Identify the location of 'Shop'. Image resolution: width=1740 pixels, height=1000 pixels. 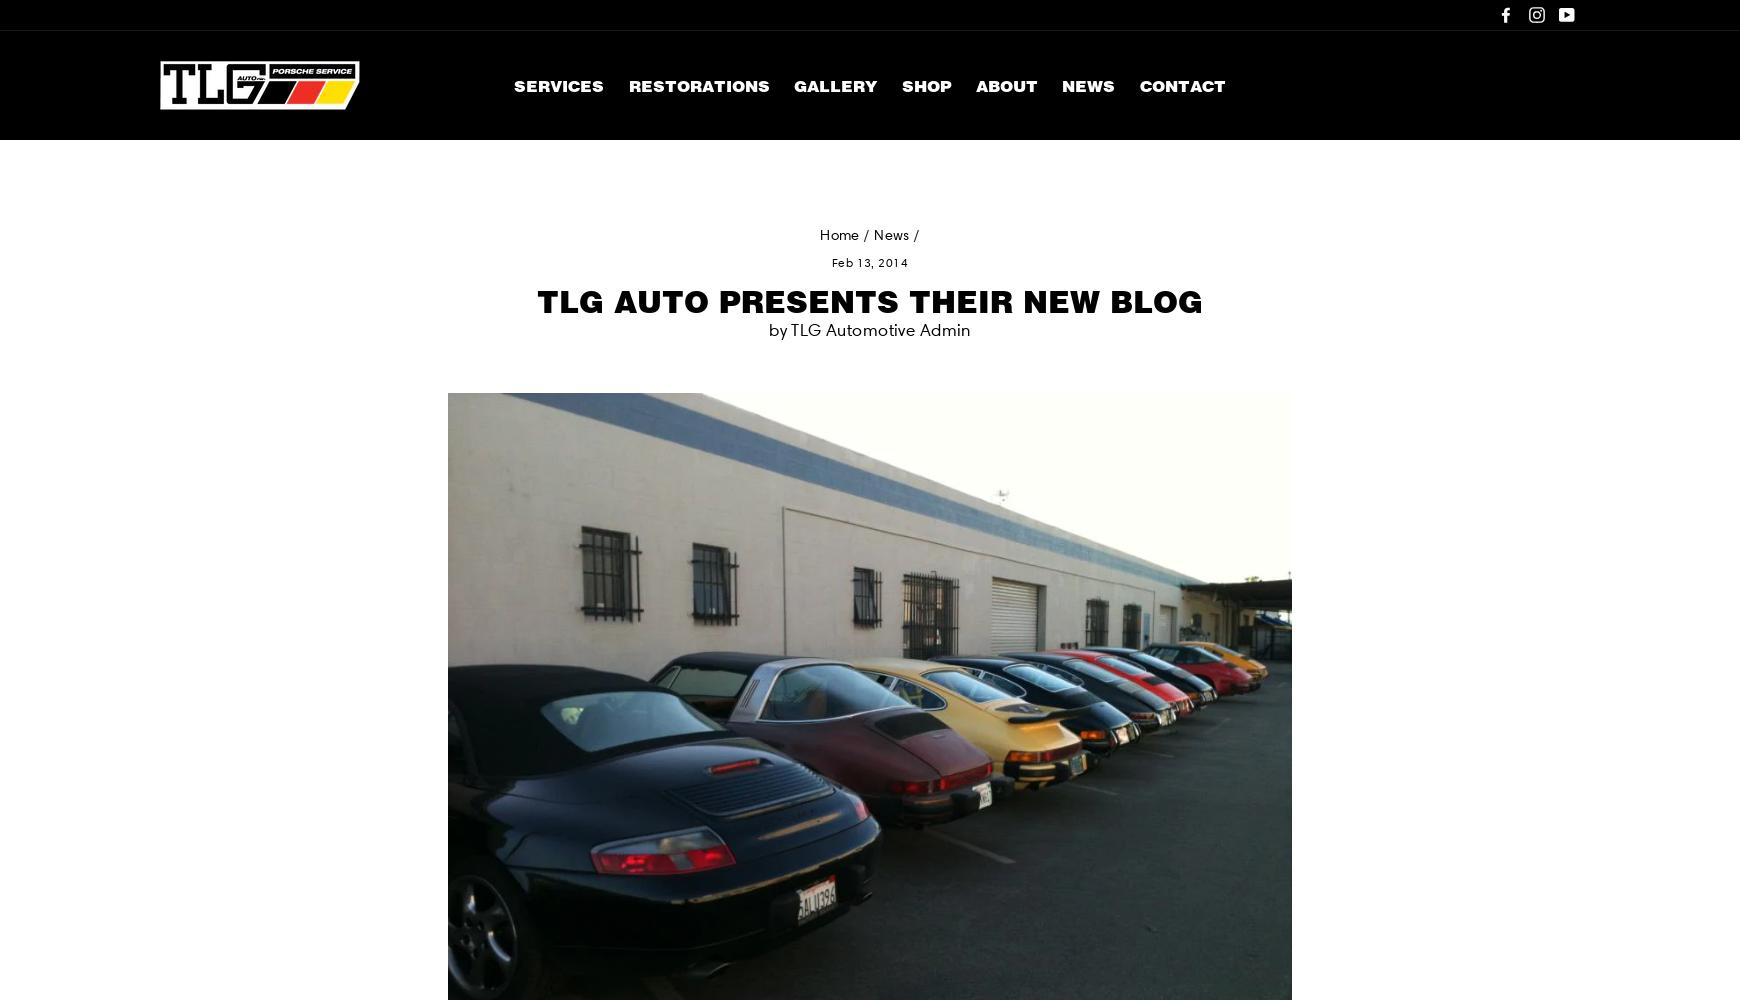
(899, 84).